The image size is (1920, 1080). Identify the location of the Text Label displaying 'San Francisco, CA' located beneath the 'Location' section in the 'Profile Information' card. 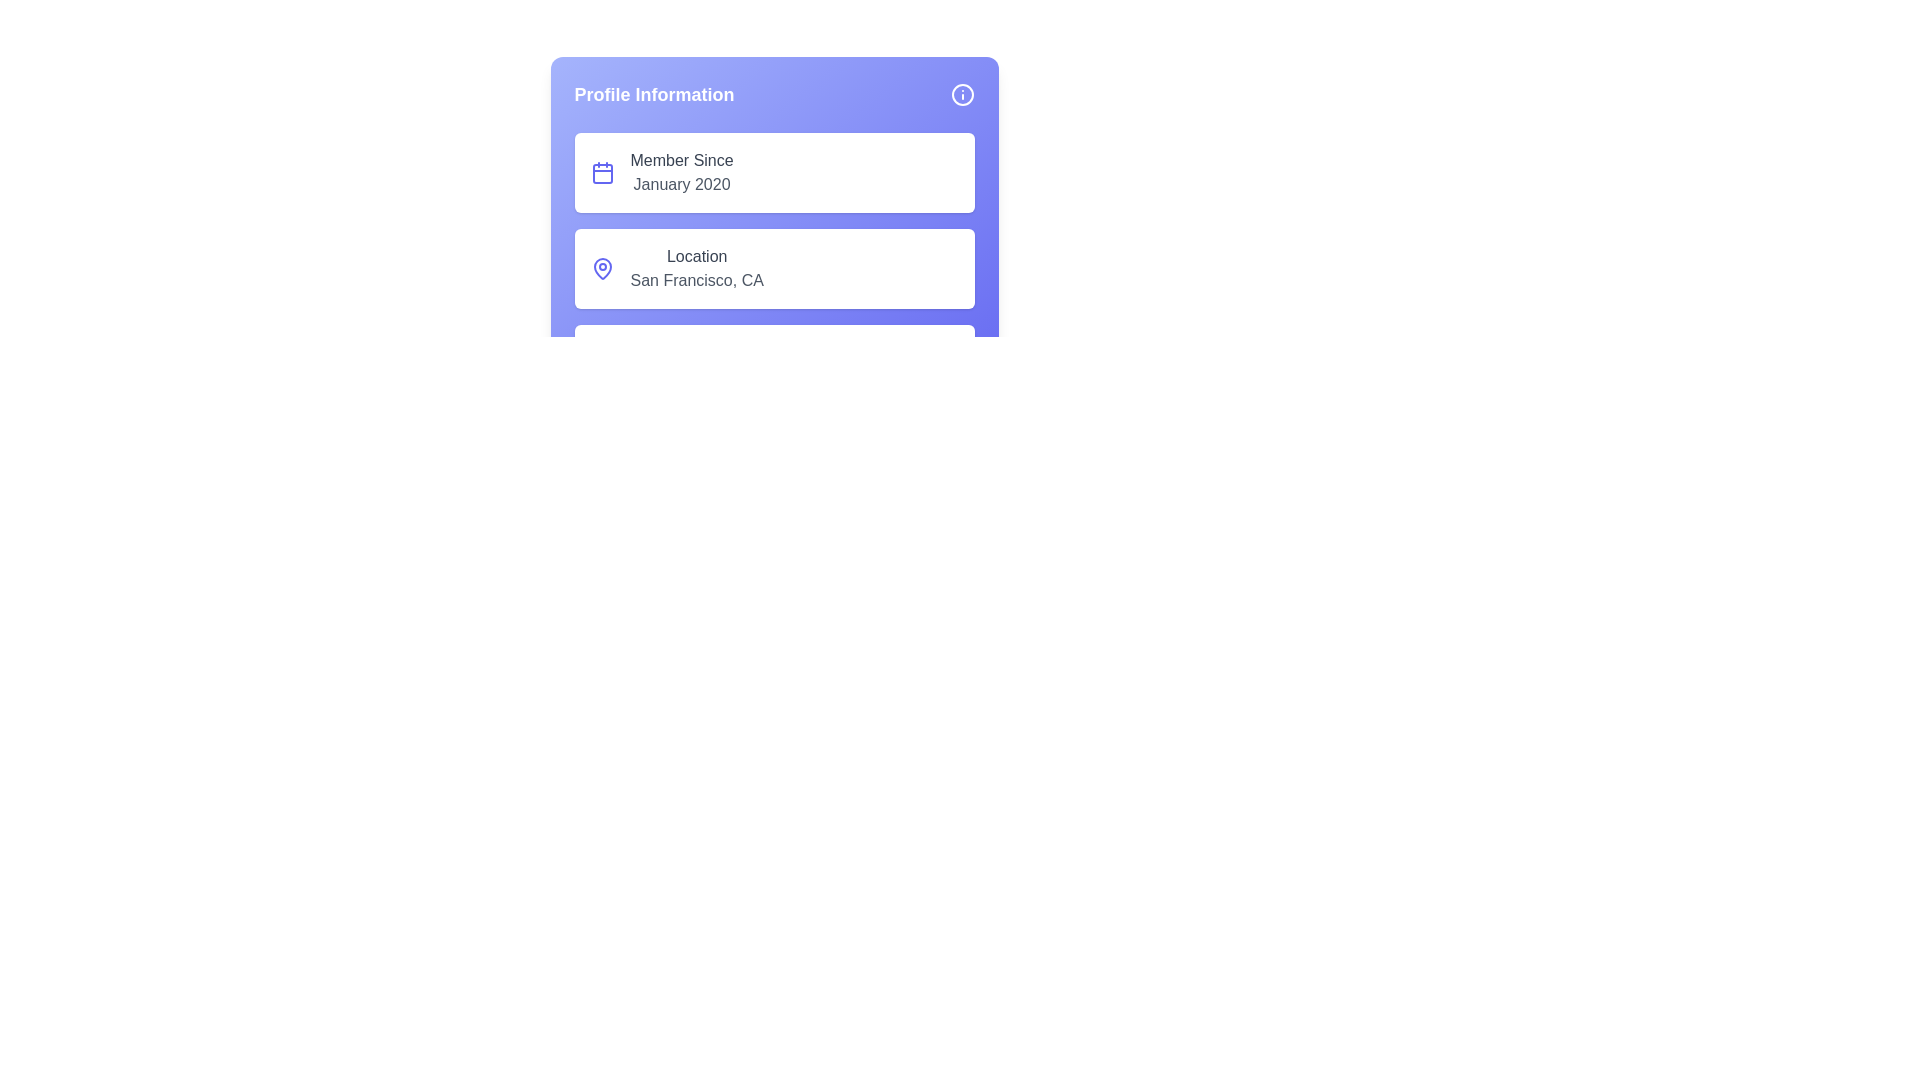
(697, 281).